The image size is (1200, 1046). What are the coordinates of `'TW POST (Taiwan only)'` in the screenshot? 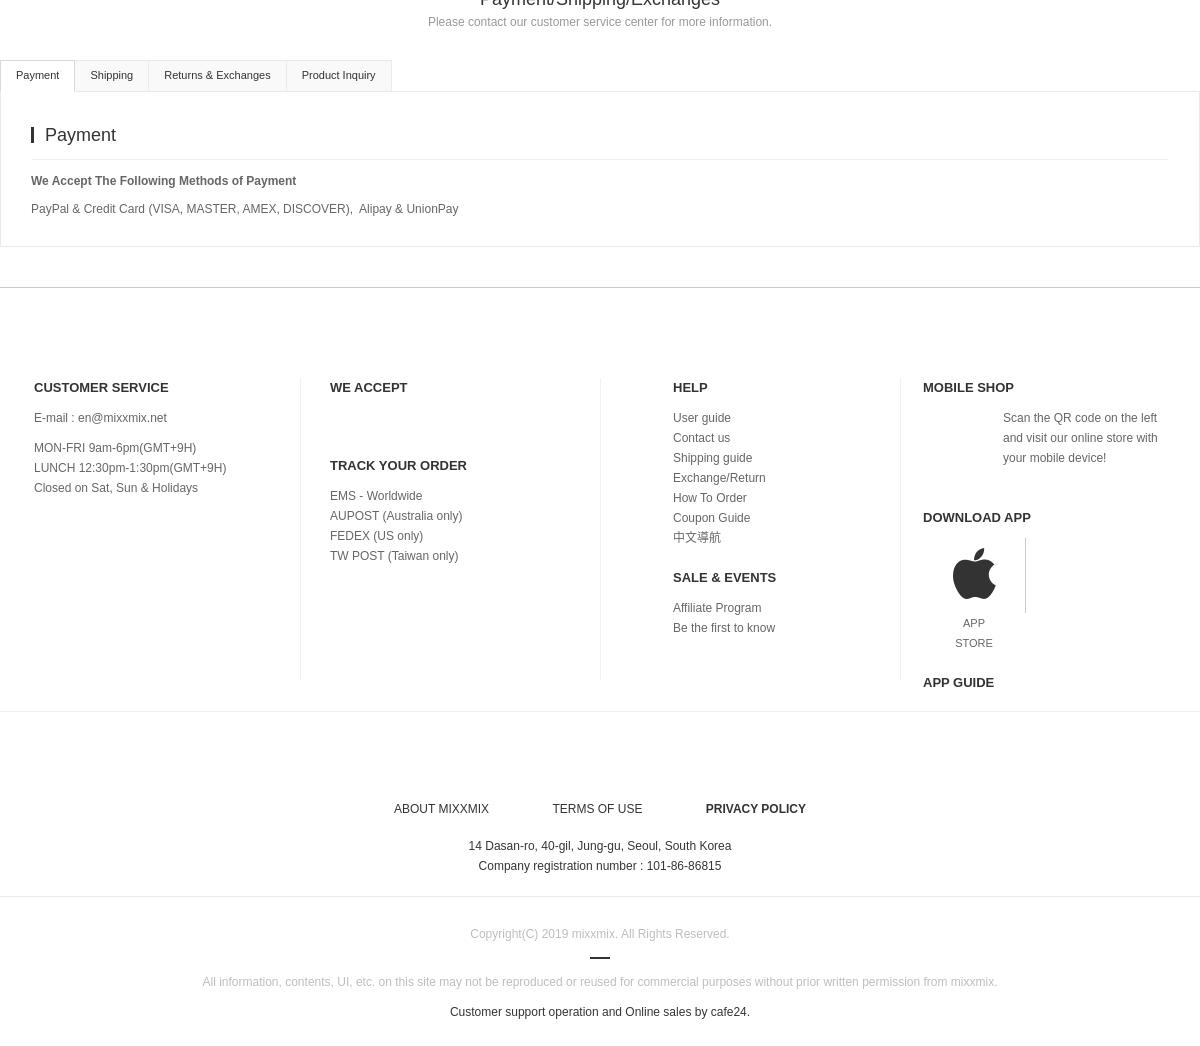 It's located at (393, 552).